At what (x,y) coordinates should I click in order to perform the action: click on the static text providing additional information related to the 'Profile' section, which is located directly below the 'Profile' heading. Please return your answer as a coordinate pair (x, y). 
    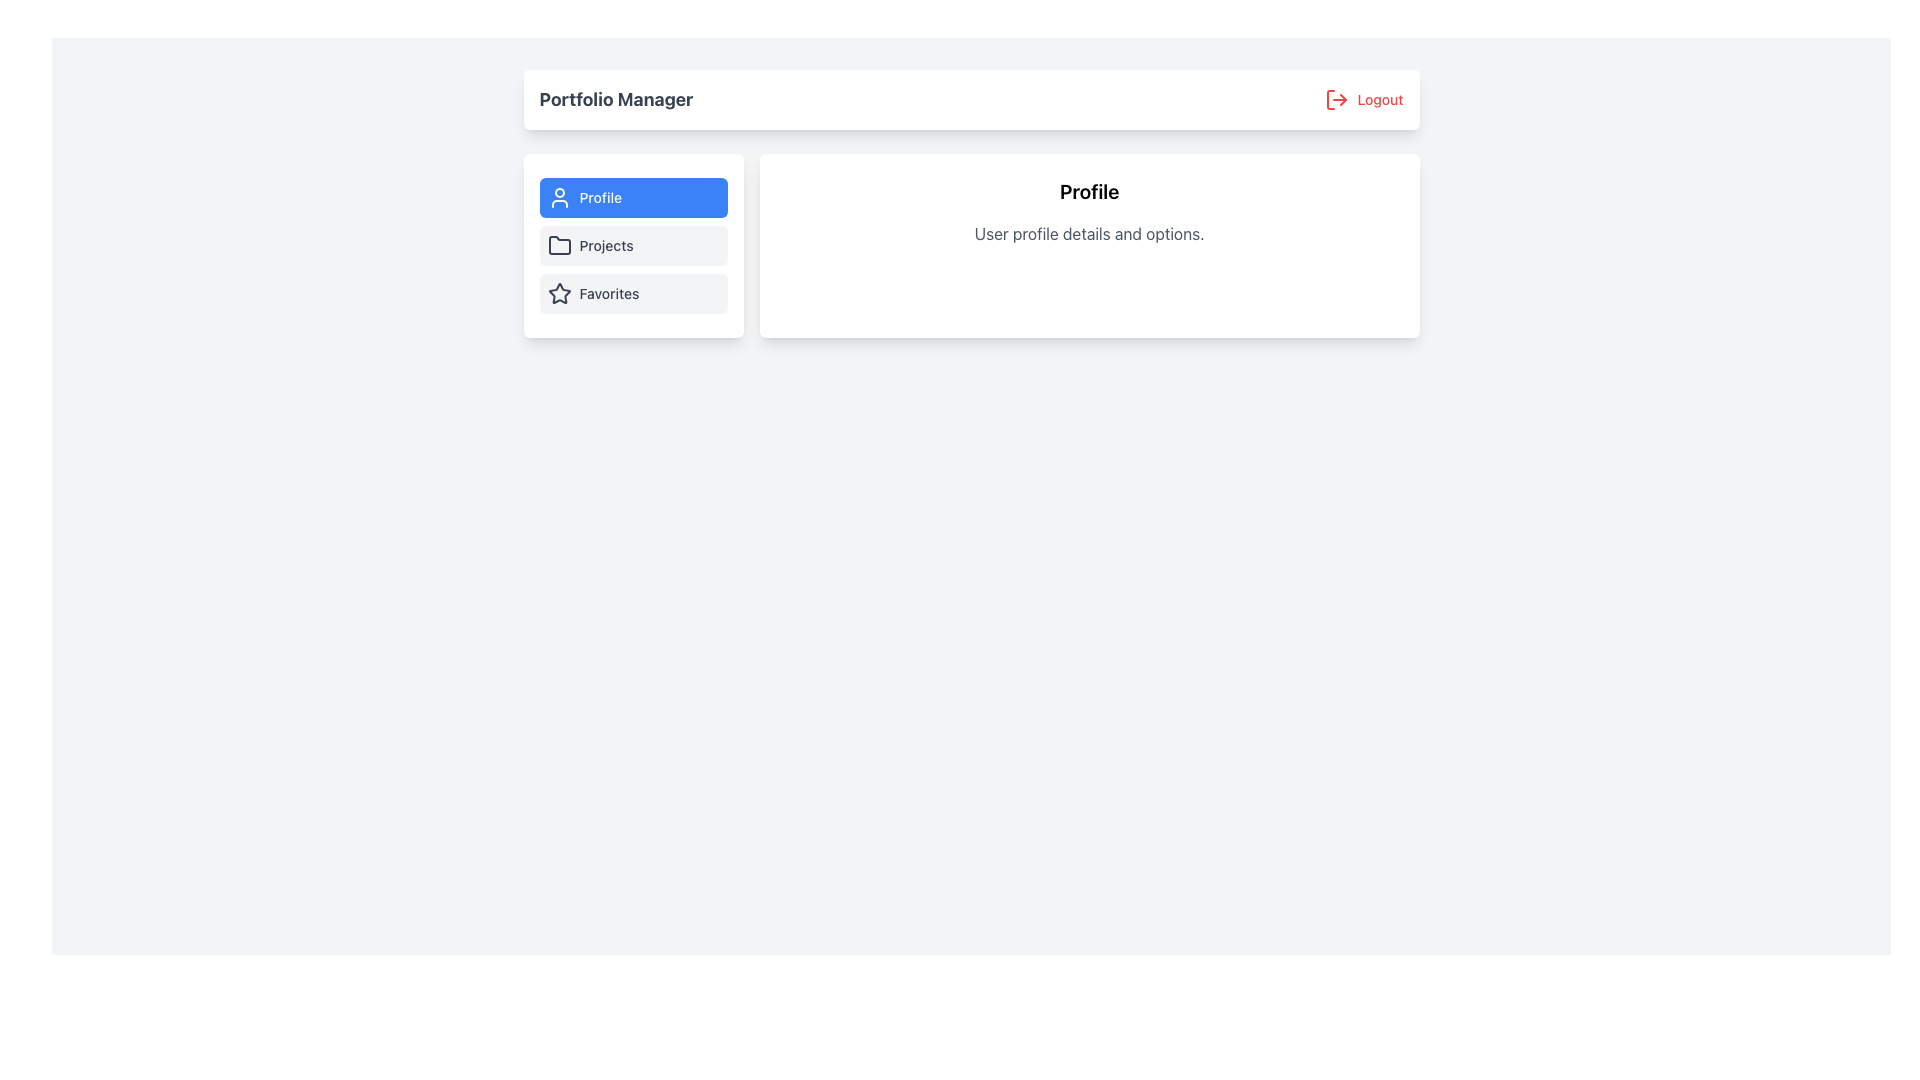
    Looking at the image, I should click on (1088, 233).